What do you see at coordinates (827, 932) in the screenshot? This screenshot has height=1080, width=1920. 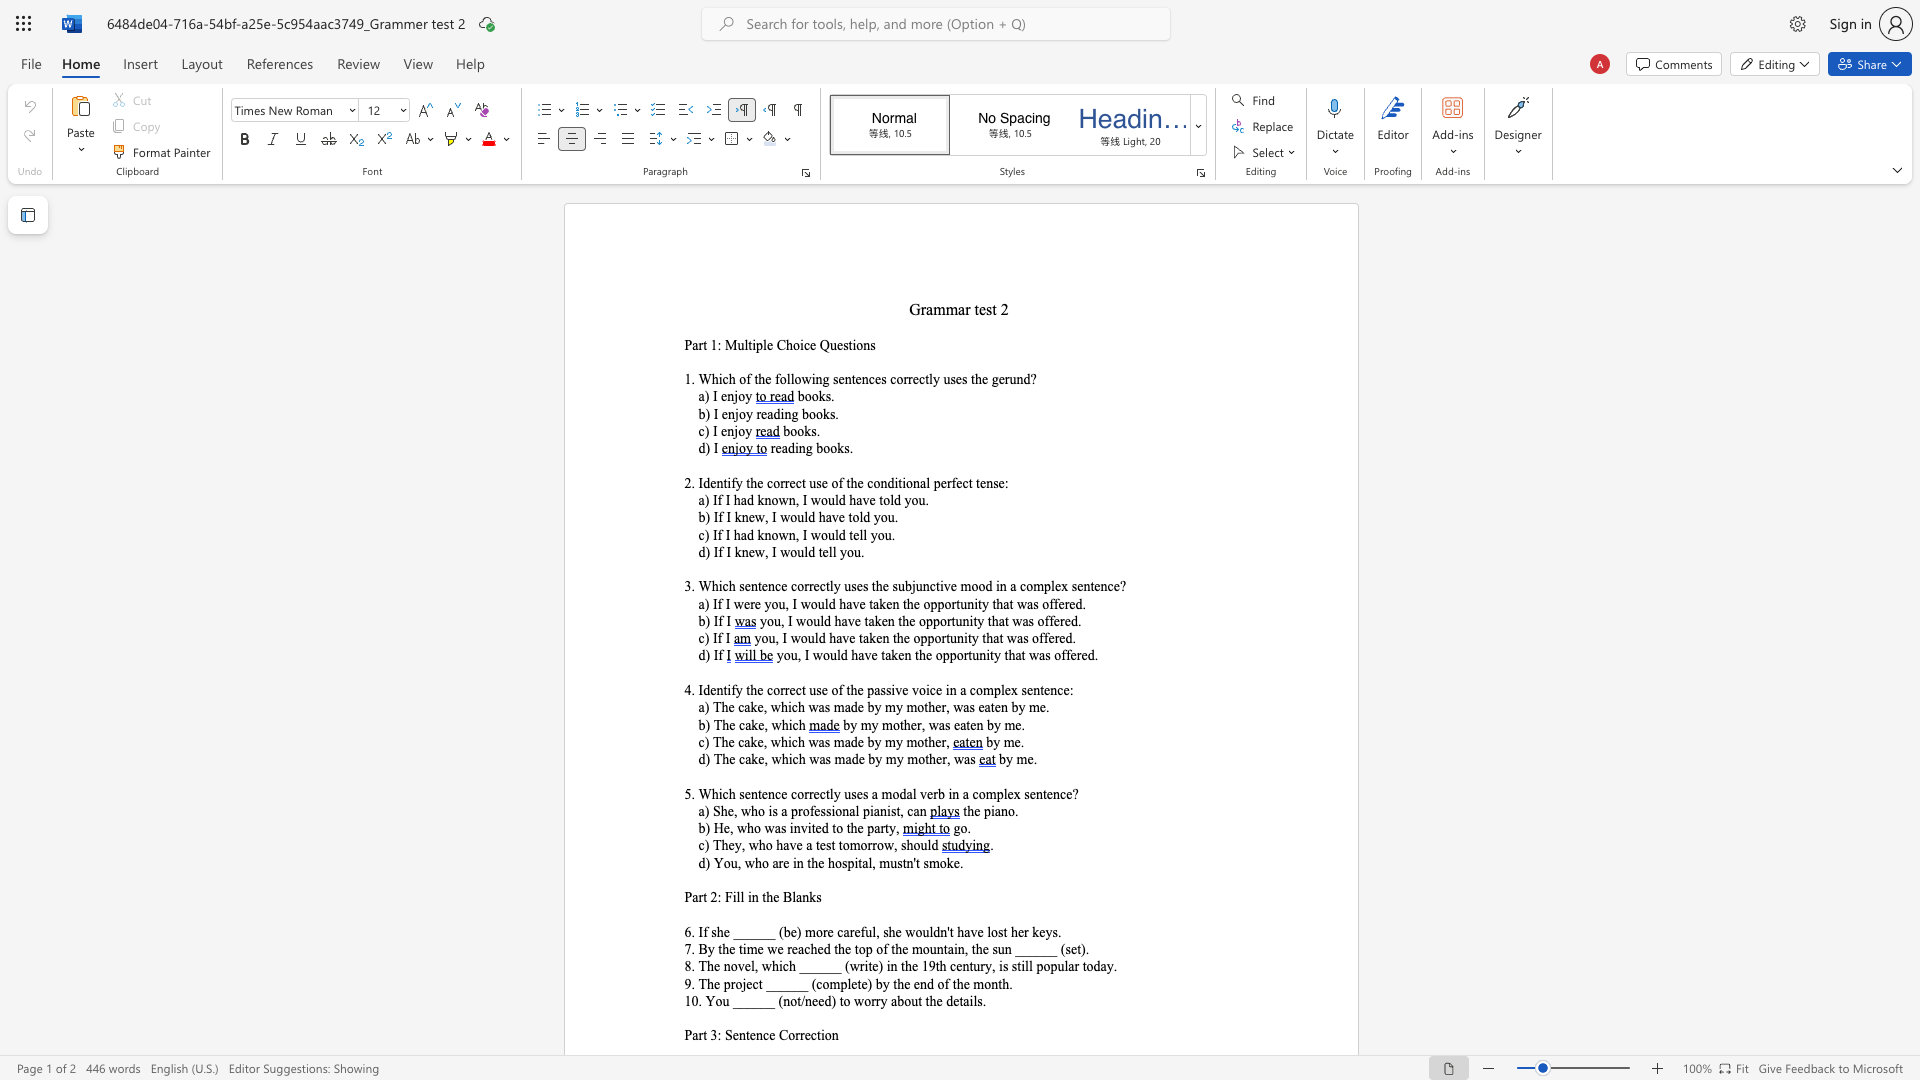 I see `the subset text "e ca" within the text "6. If she ______ (be) more careful, she"` at bounding box center [827, 932].